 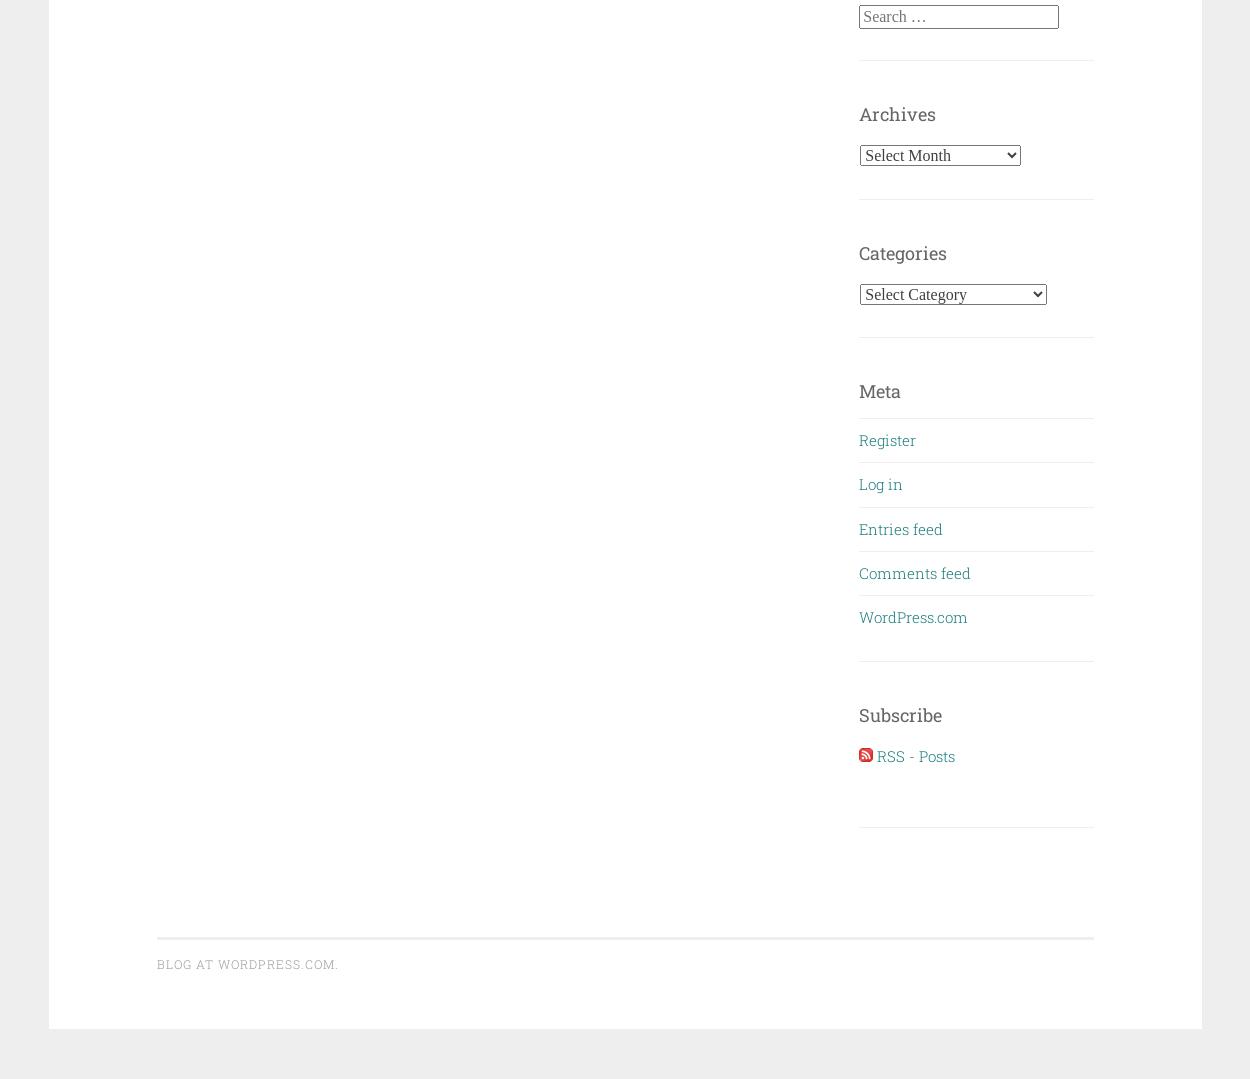 I want to click on 'Meta', so click(x=858, y=390).